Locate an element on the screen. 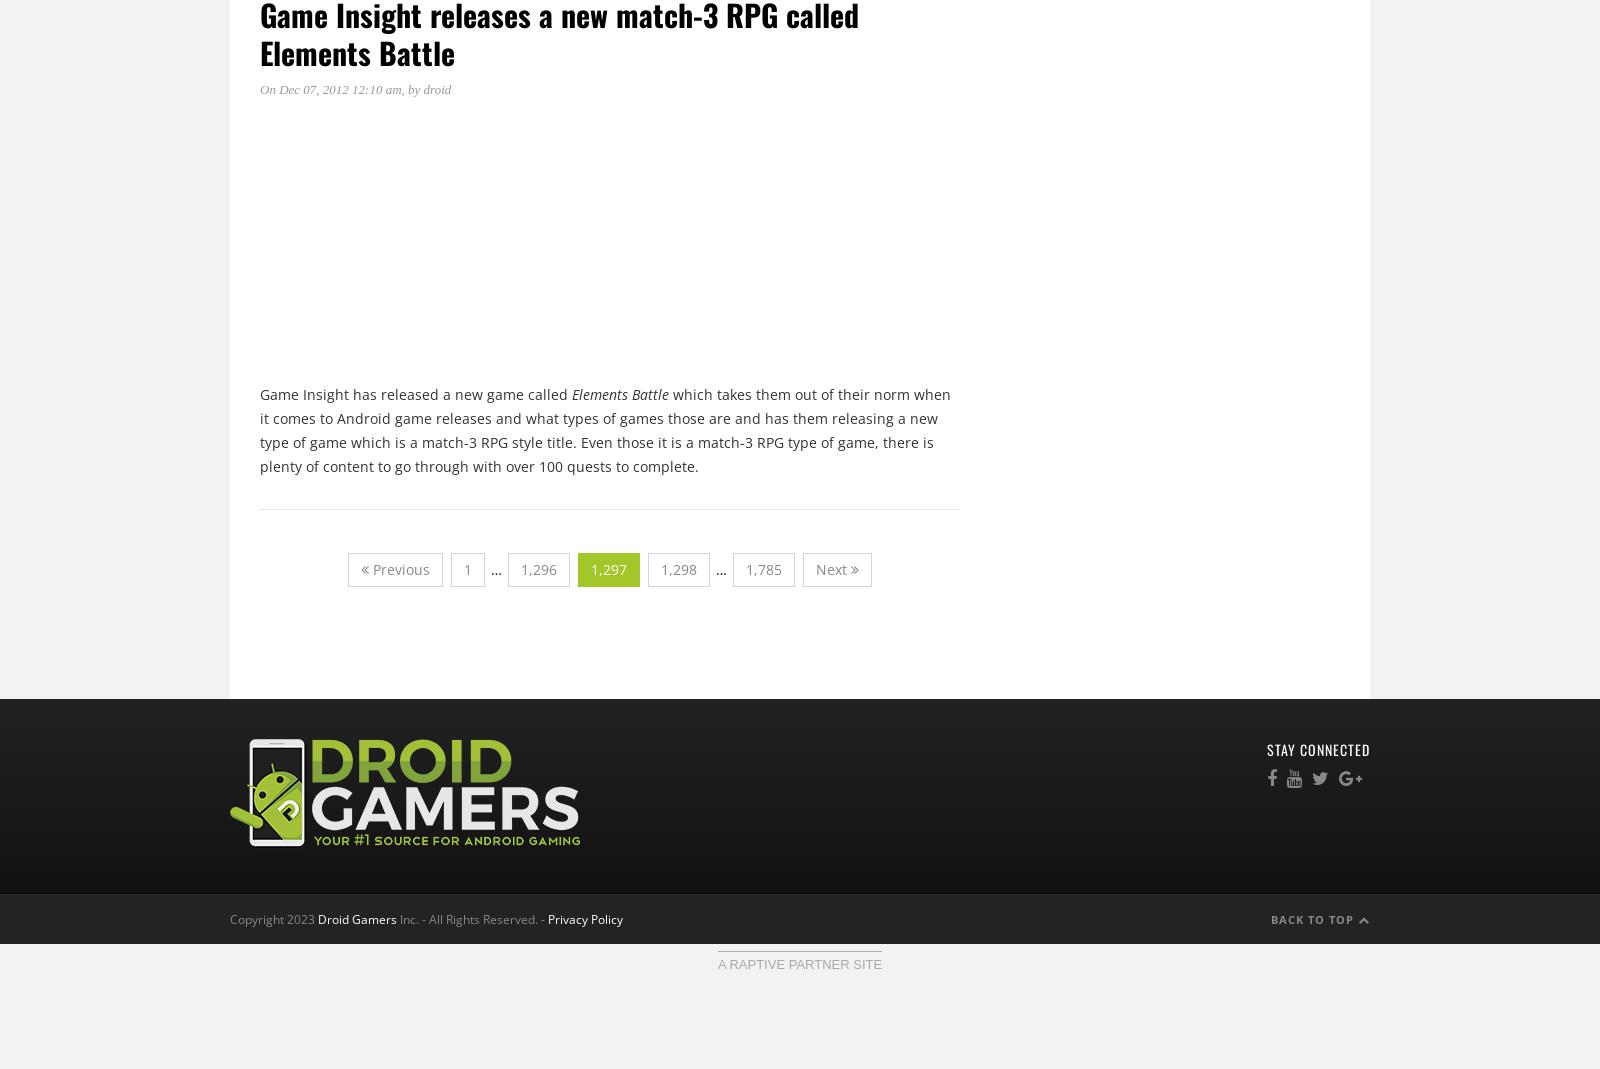 This screenshot has width=1600, height=1069. ', by' is located at coordinates (400, 88).